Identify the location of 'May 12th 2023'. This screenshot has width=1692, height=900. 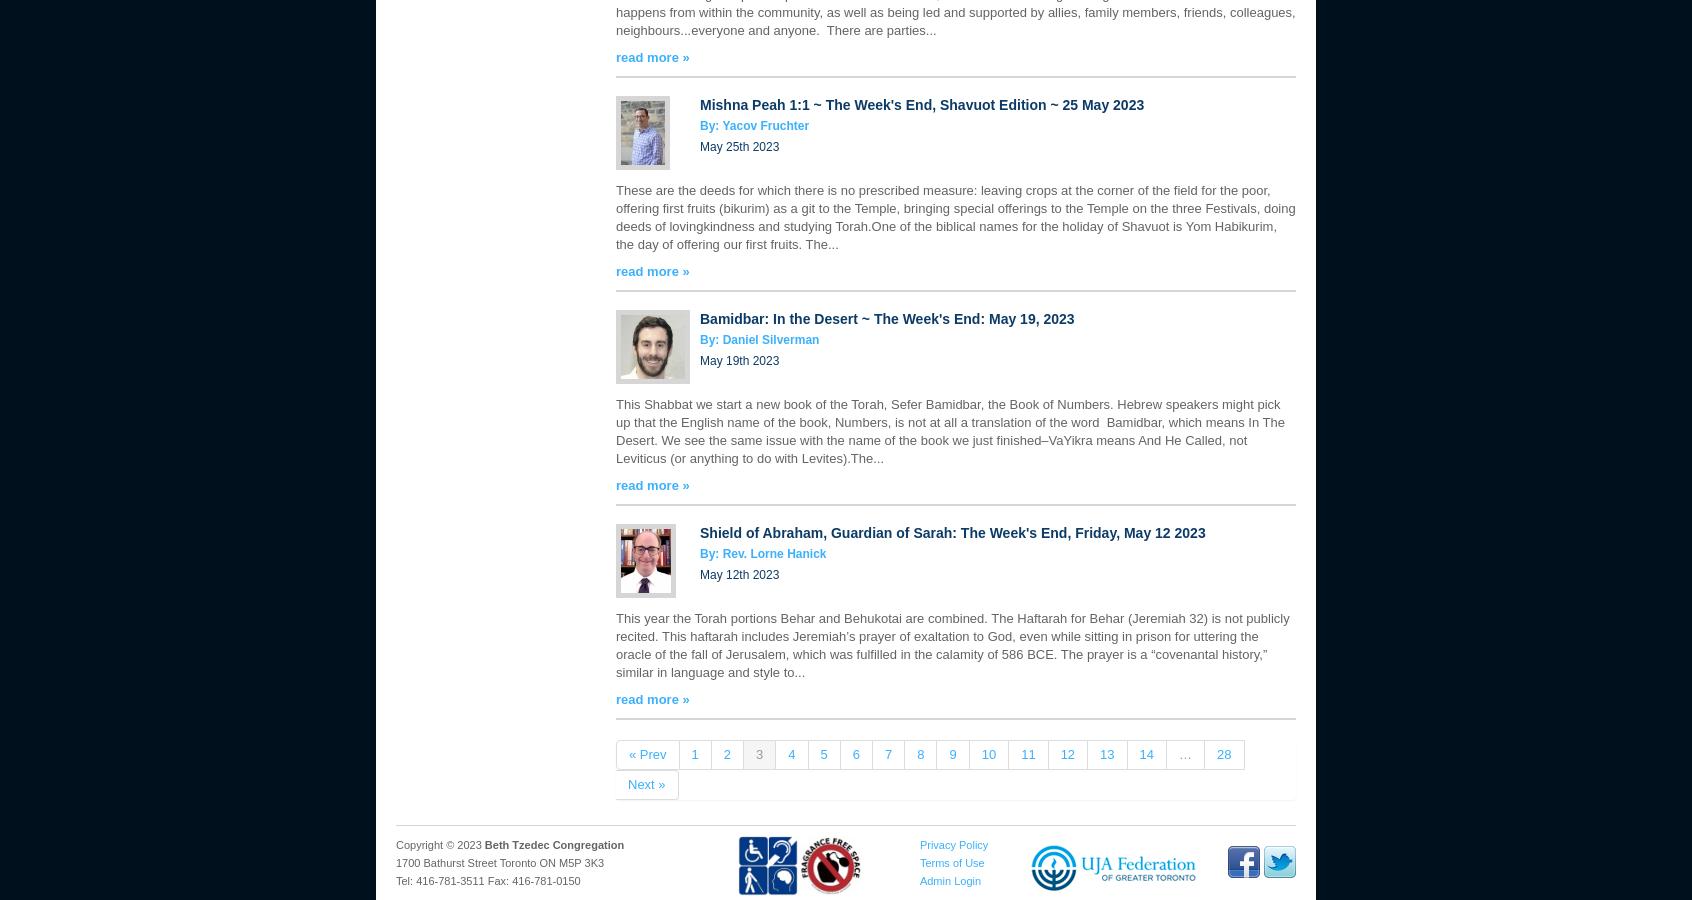
(699, 575).